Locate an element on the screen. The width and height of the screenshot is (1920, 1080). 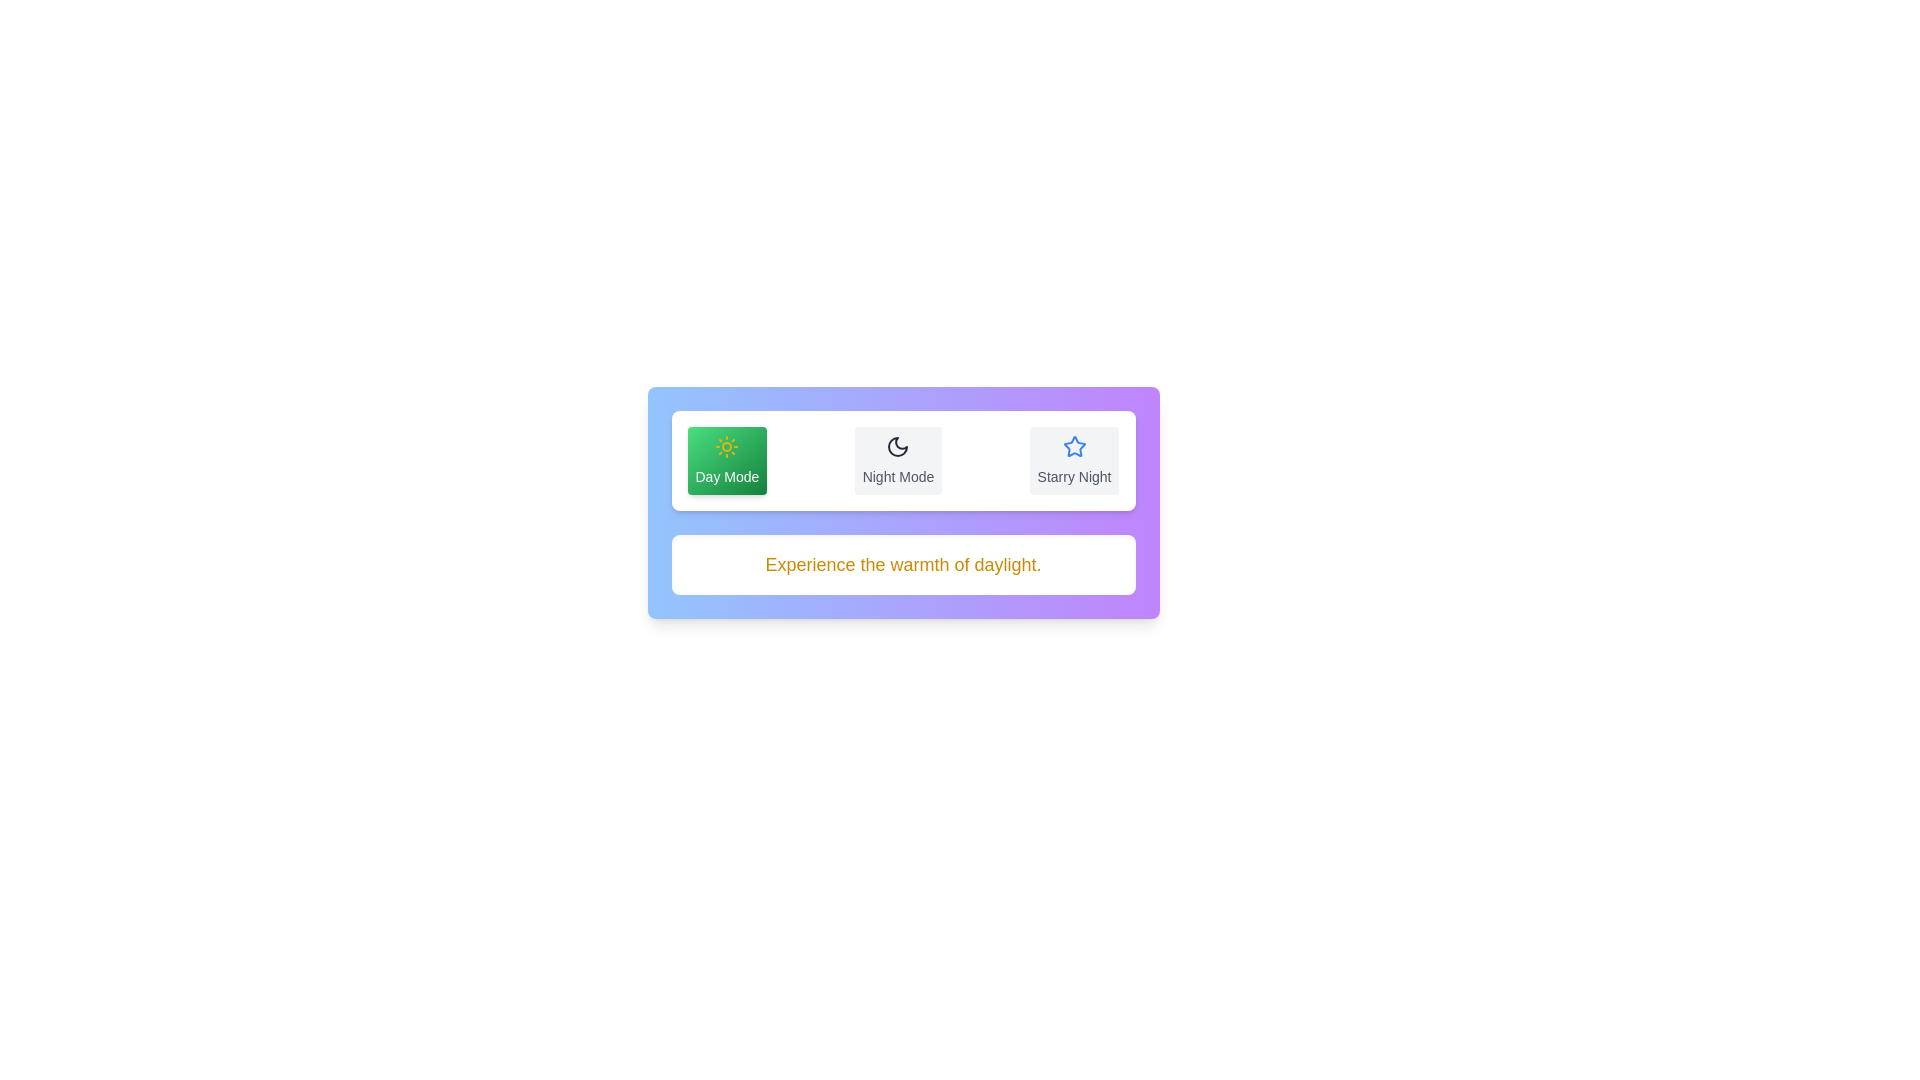
the 'Starry Night' button, which is a light gray button with a blue star icon is located at coordinates (1073, 461).